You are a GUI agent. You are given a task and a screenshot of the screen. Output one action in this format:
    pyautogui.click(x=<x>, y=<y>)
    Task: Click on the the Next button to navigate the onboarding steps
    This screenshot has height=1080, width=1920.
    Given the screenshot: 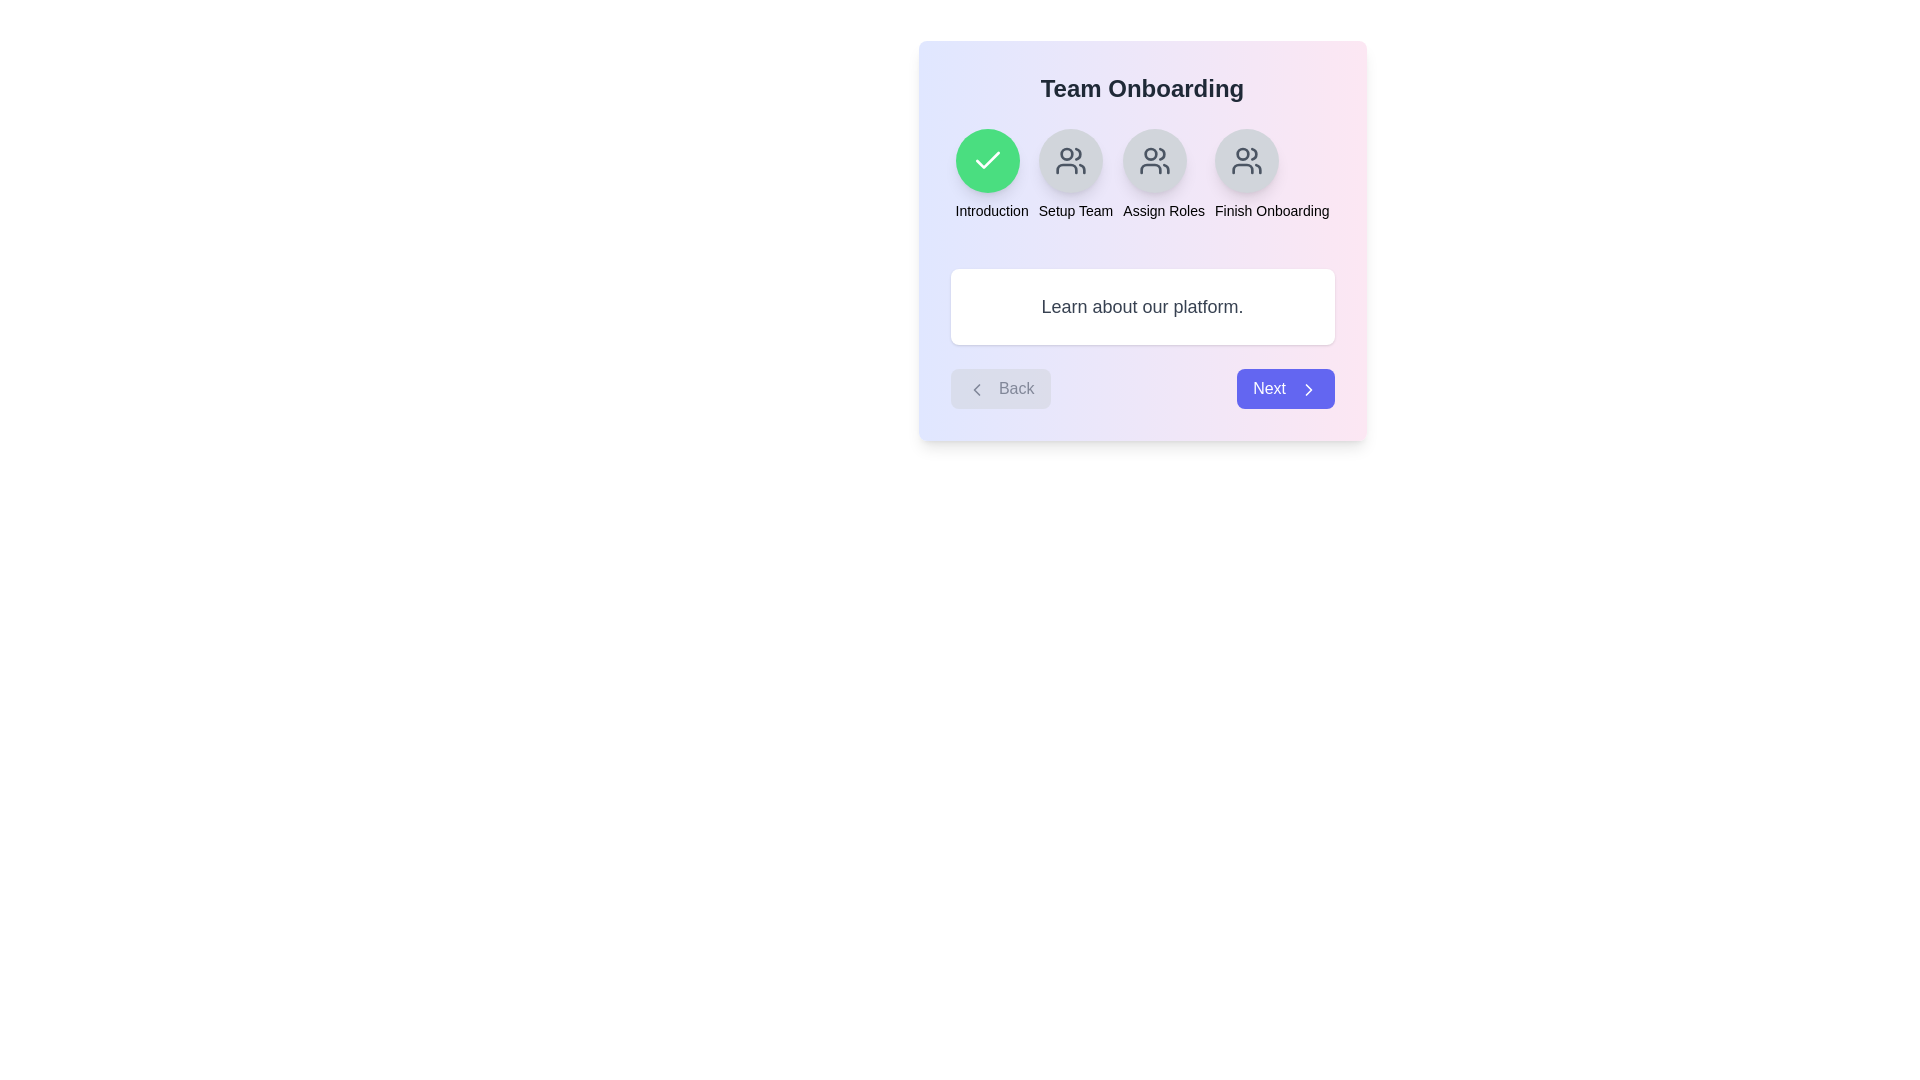 What is the action you would take?
    pyautogui.click(x=1285, y=389)
    